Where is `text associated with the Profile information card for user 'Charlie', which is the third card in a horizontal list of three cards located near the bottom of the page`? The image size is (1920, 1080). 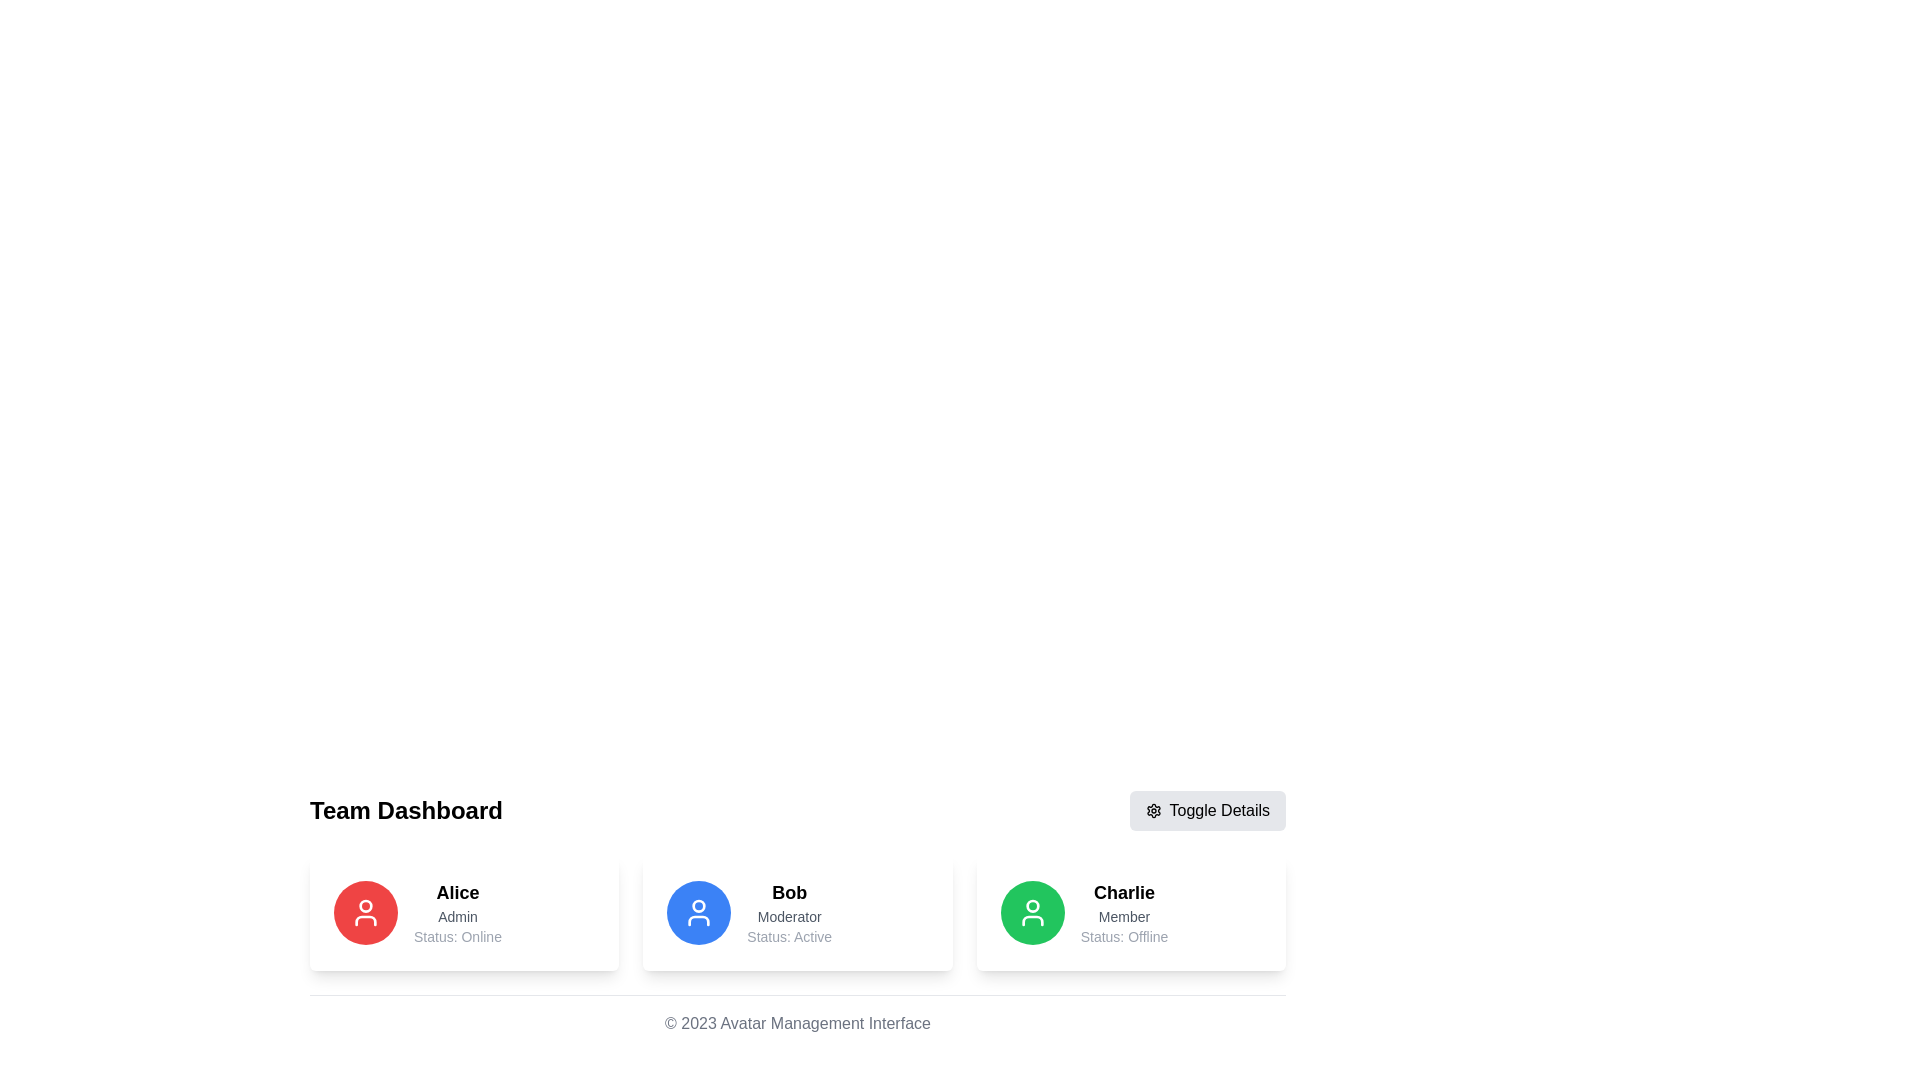
text associated with the Profile information card for user 'Charlie', which is the third card in a horizontal list of three cards located near the bottom of the page is located at coordinates (1131, 913).